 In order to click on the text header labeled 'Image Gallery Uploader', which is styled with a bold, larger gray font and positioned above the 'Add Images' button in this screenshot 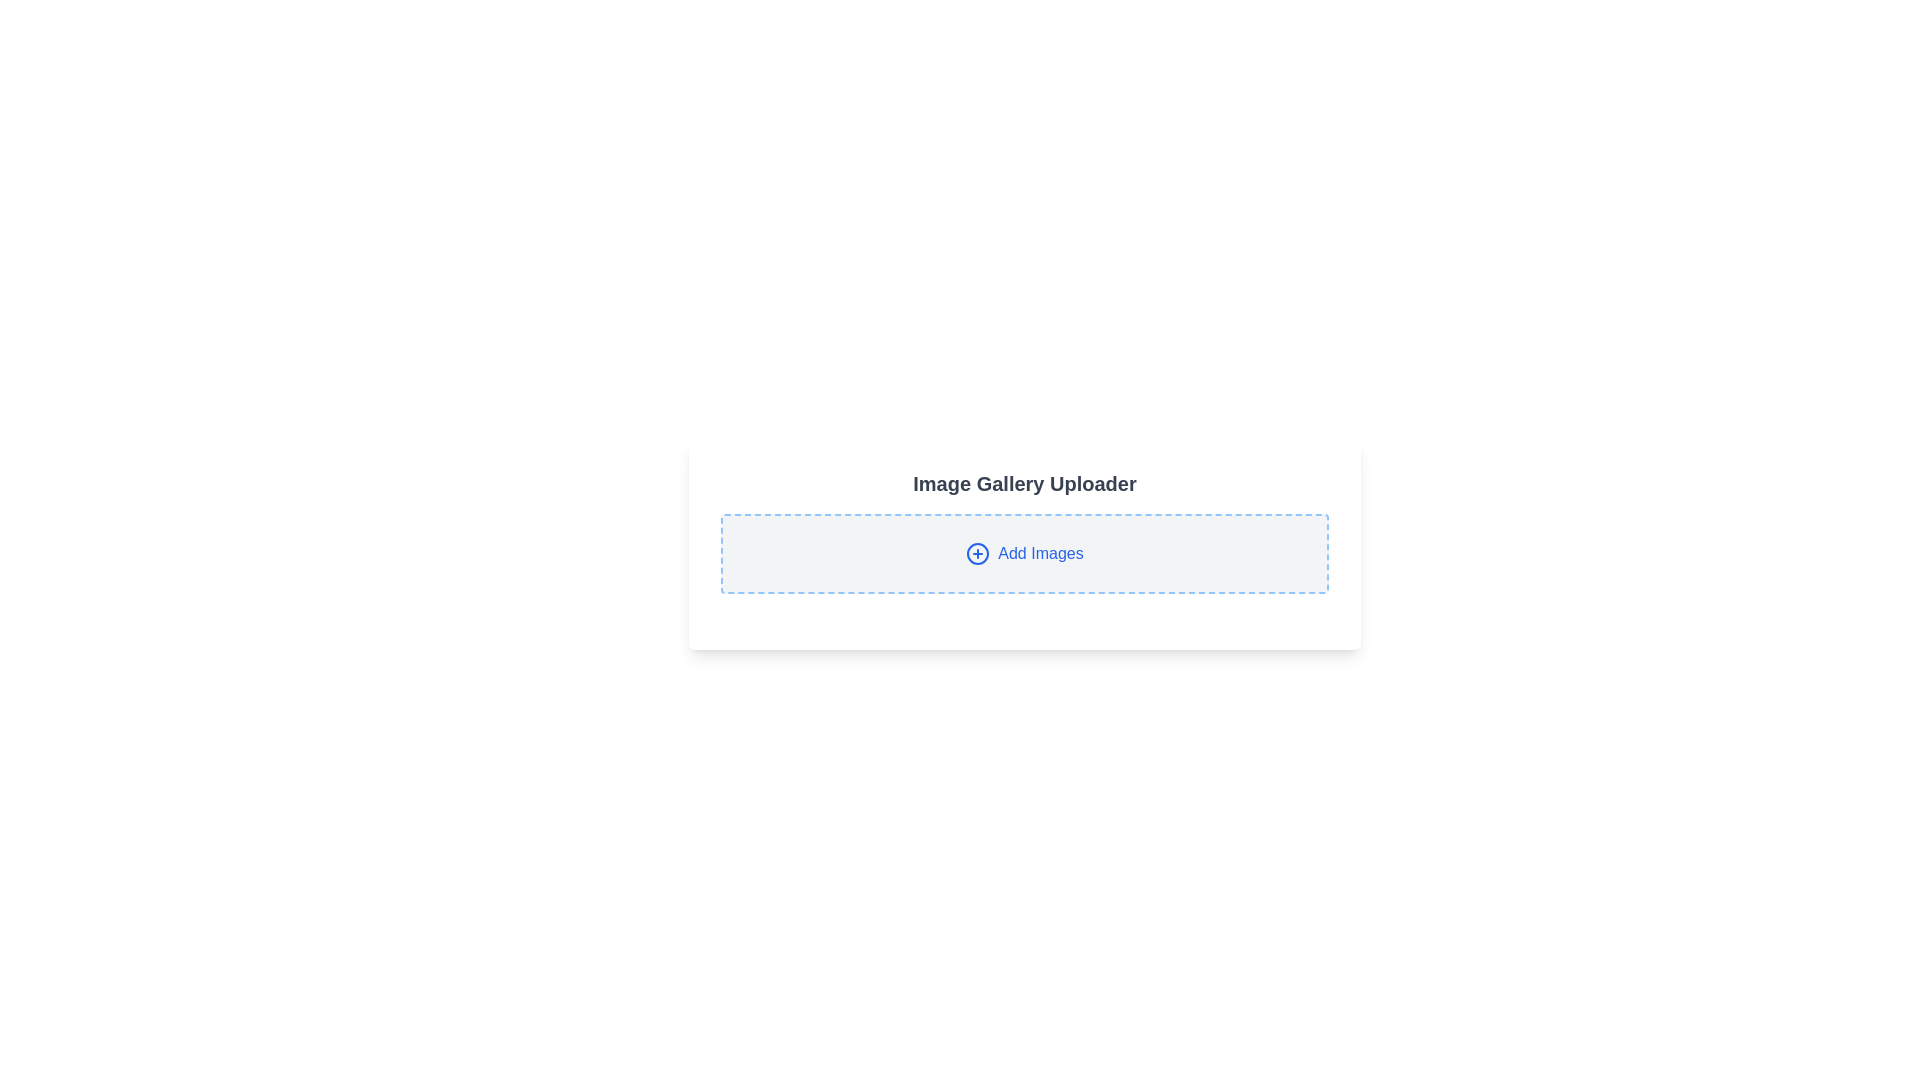, I will do `click(1025, 483)`.